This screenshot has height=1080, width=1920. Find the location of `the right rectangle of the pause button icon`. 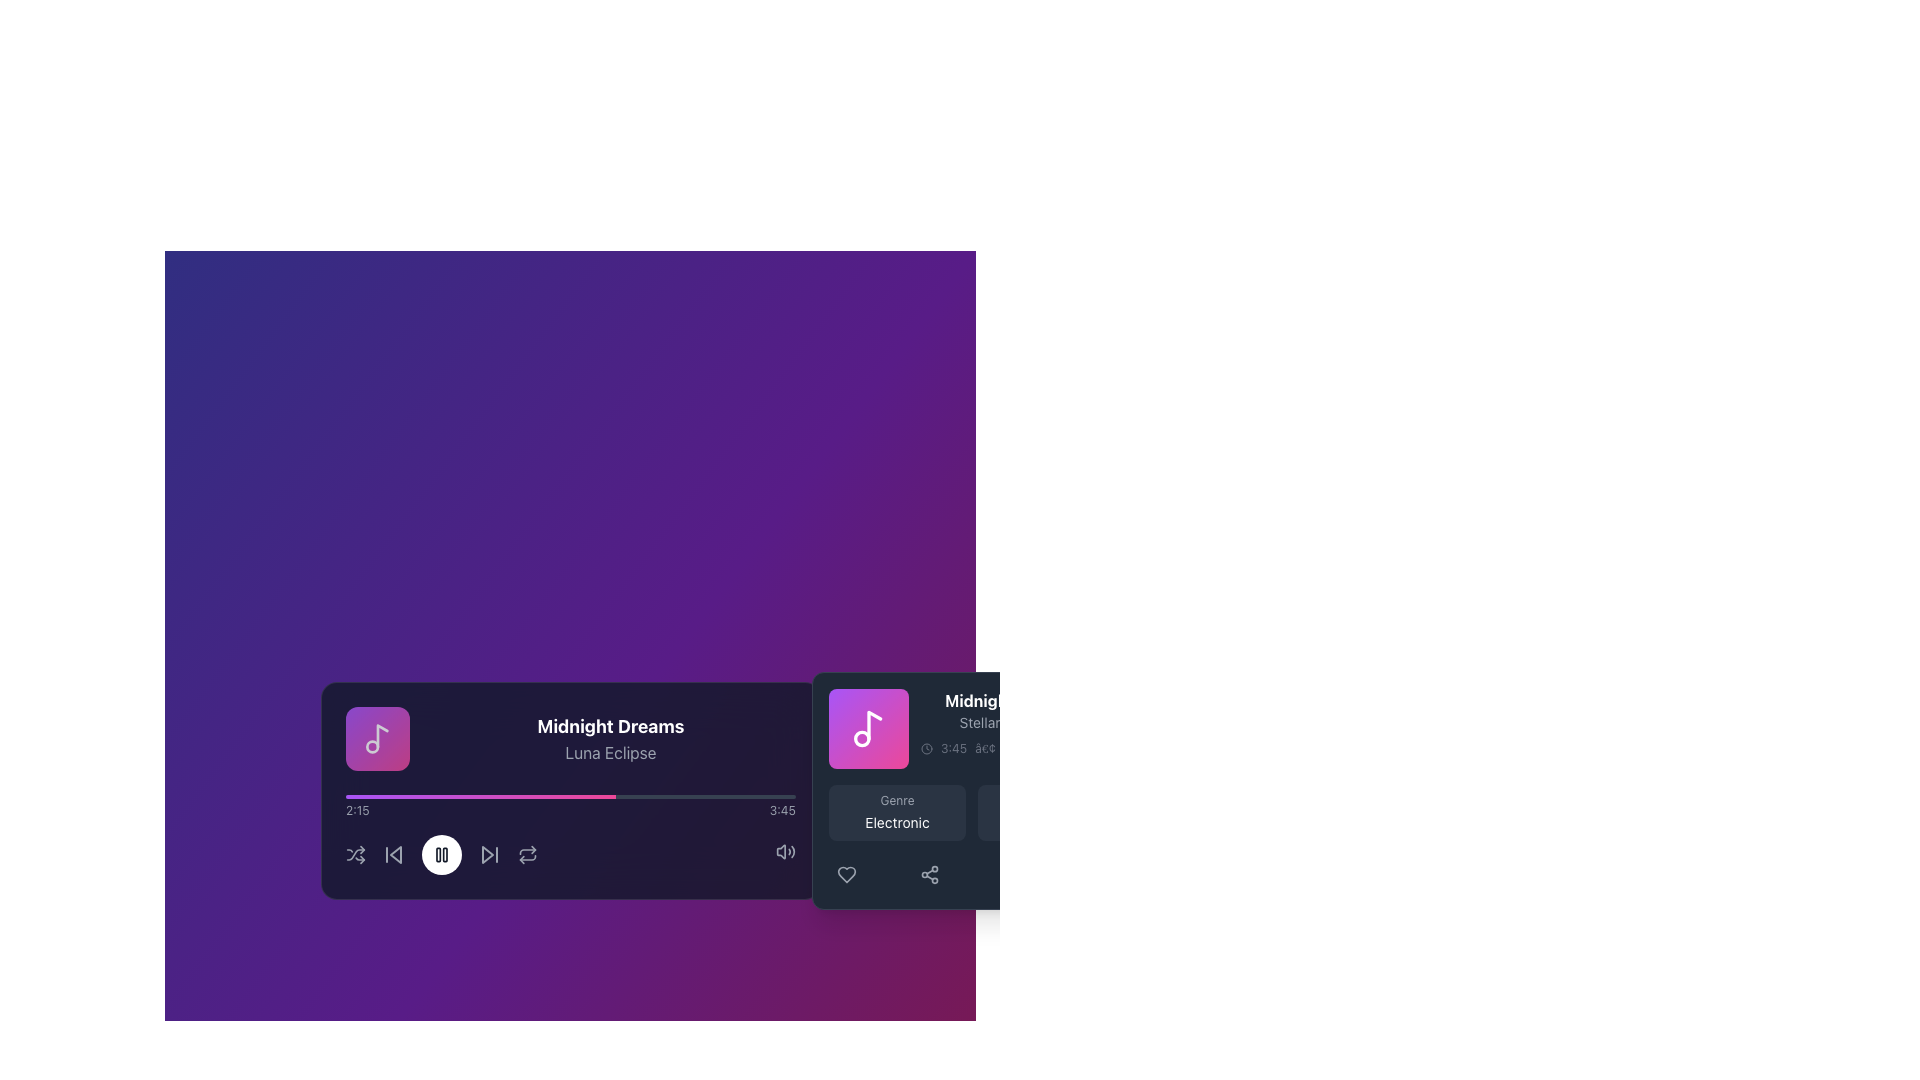

the right rectangle of the pause button icon is located at coordinates (443, 855).